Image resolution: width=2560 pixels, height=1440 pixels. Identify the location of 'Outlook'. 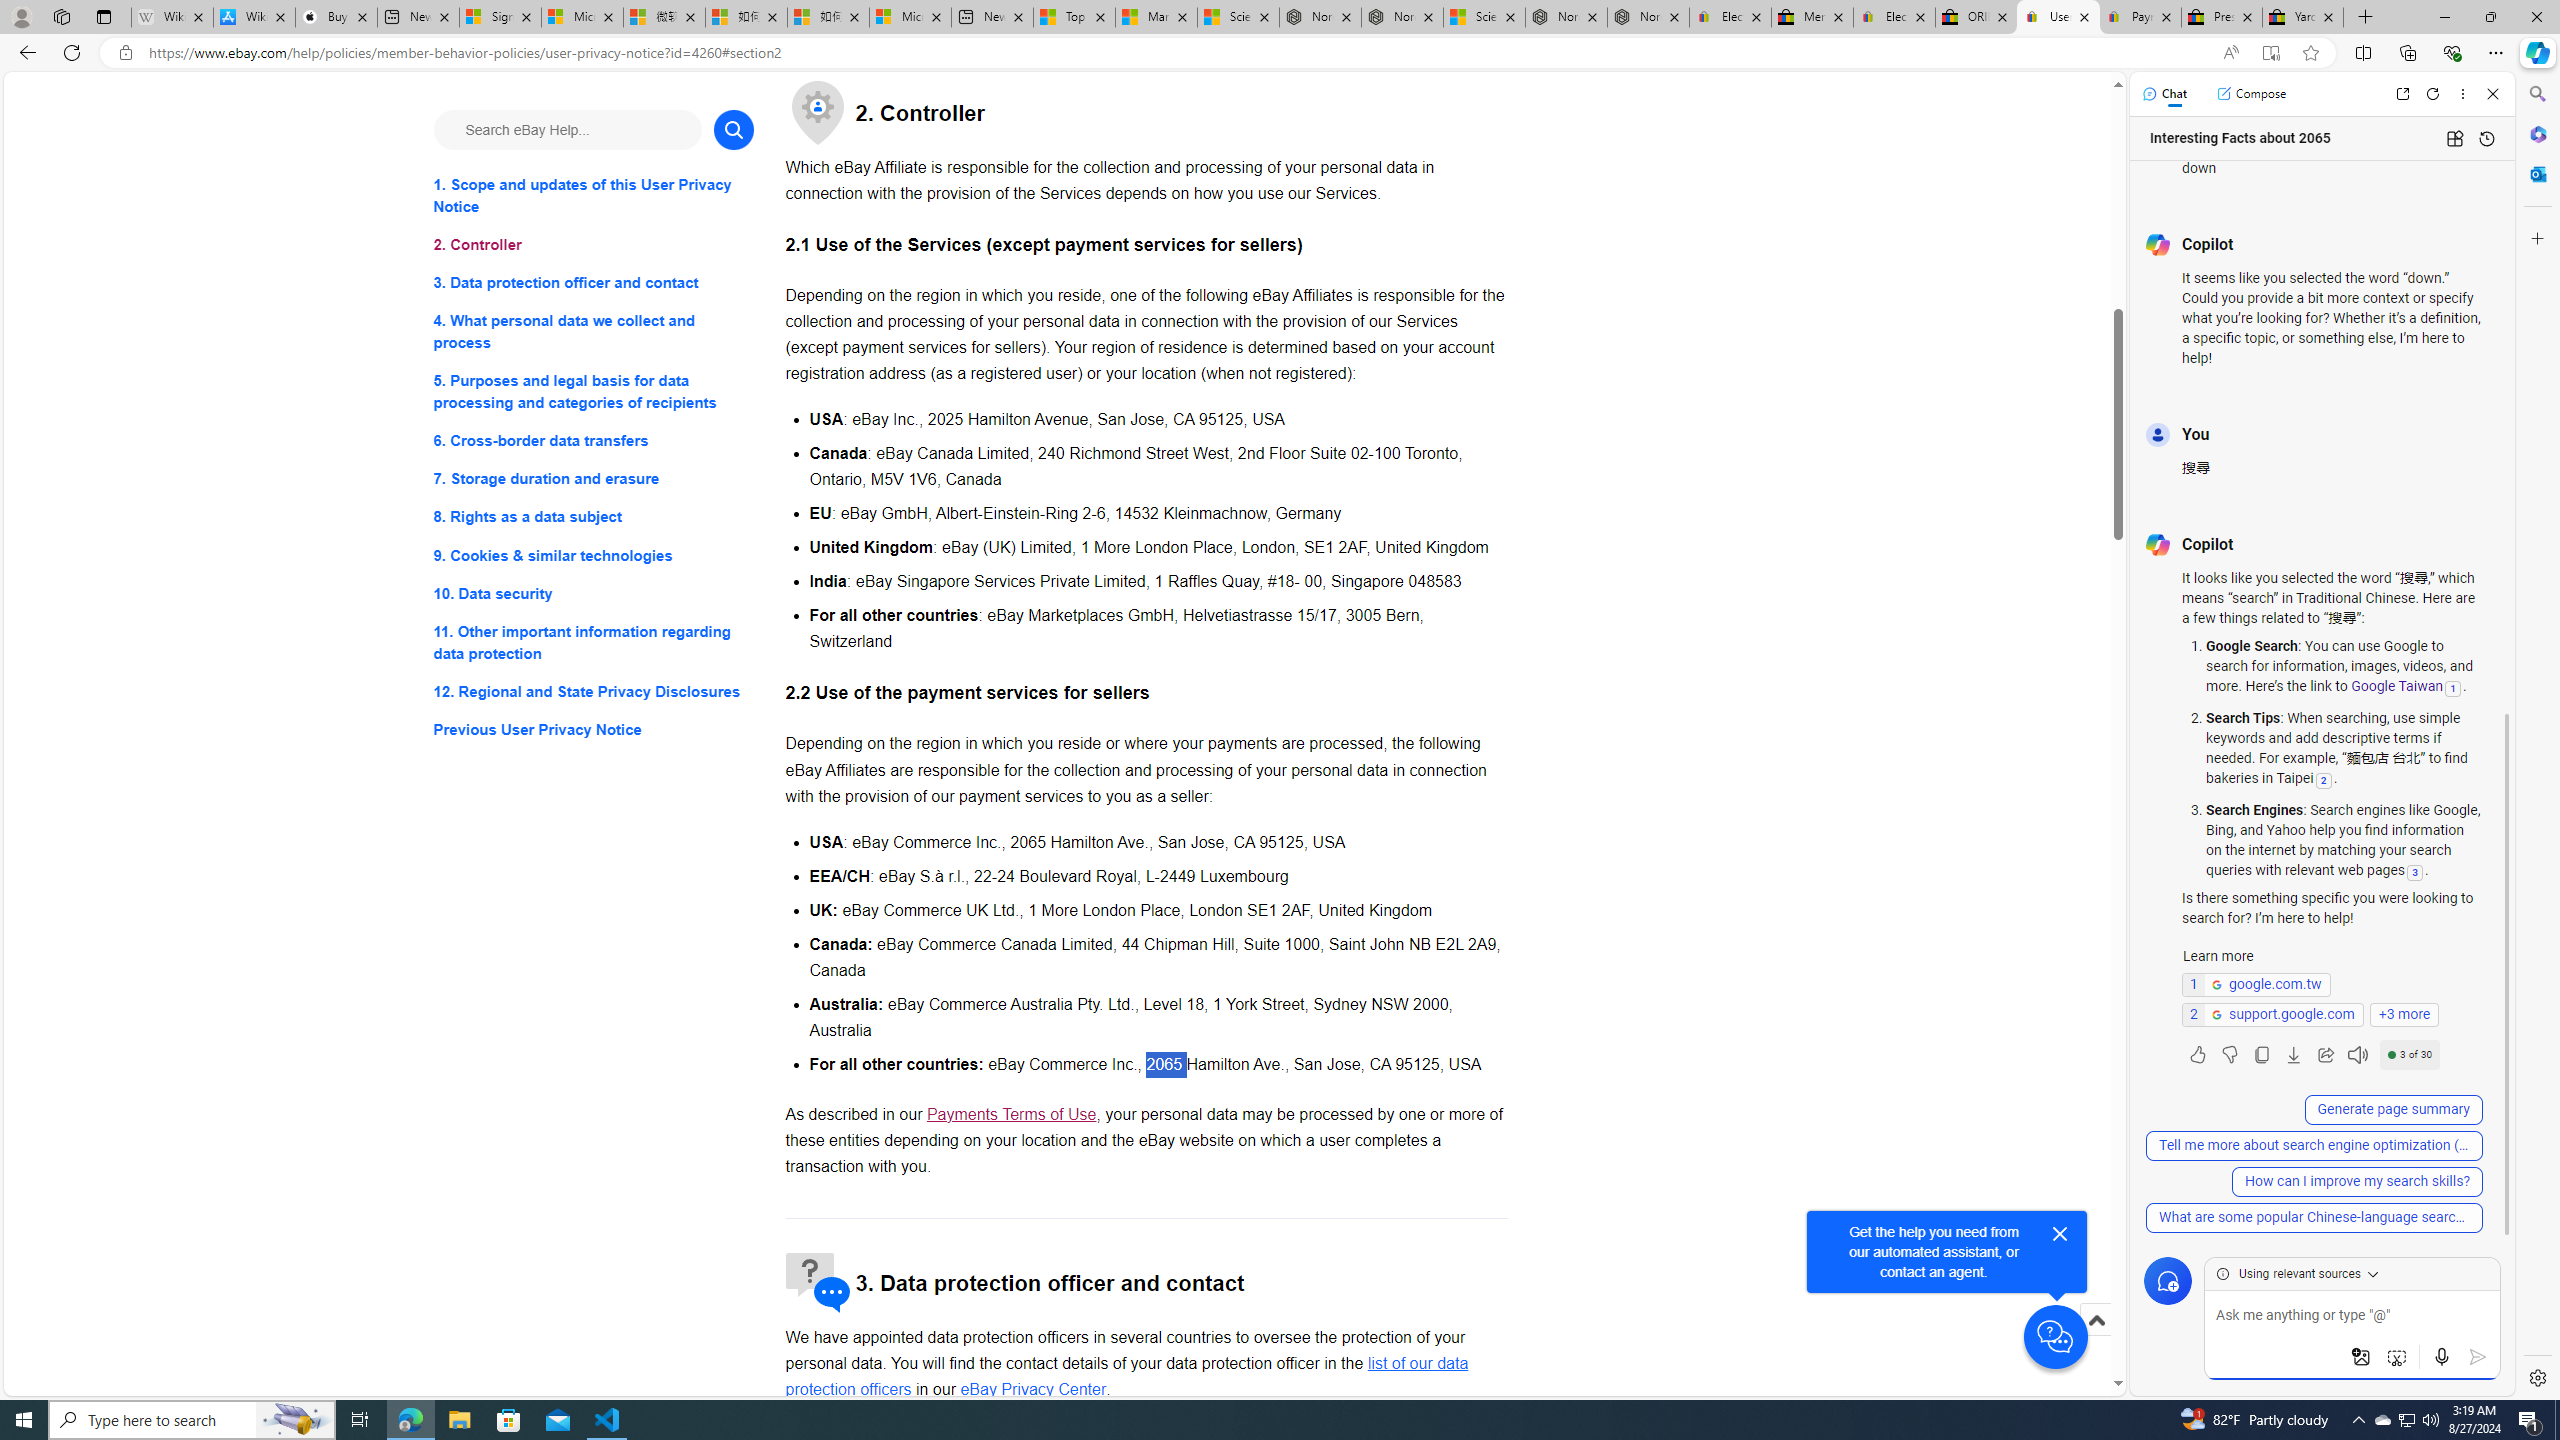
(2535, 172).